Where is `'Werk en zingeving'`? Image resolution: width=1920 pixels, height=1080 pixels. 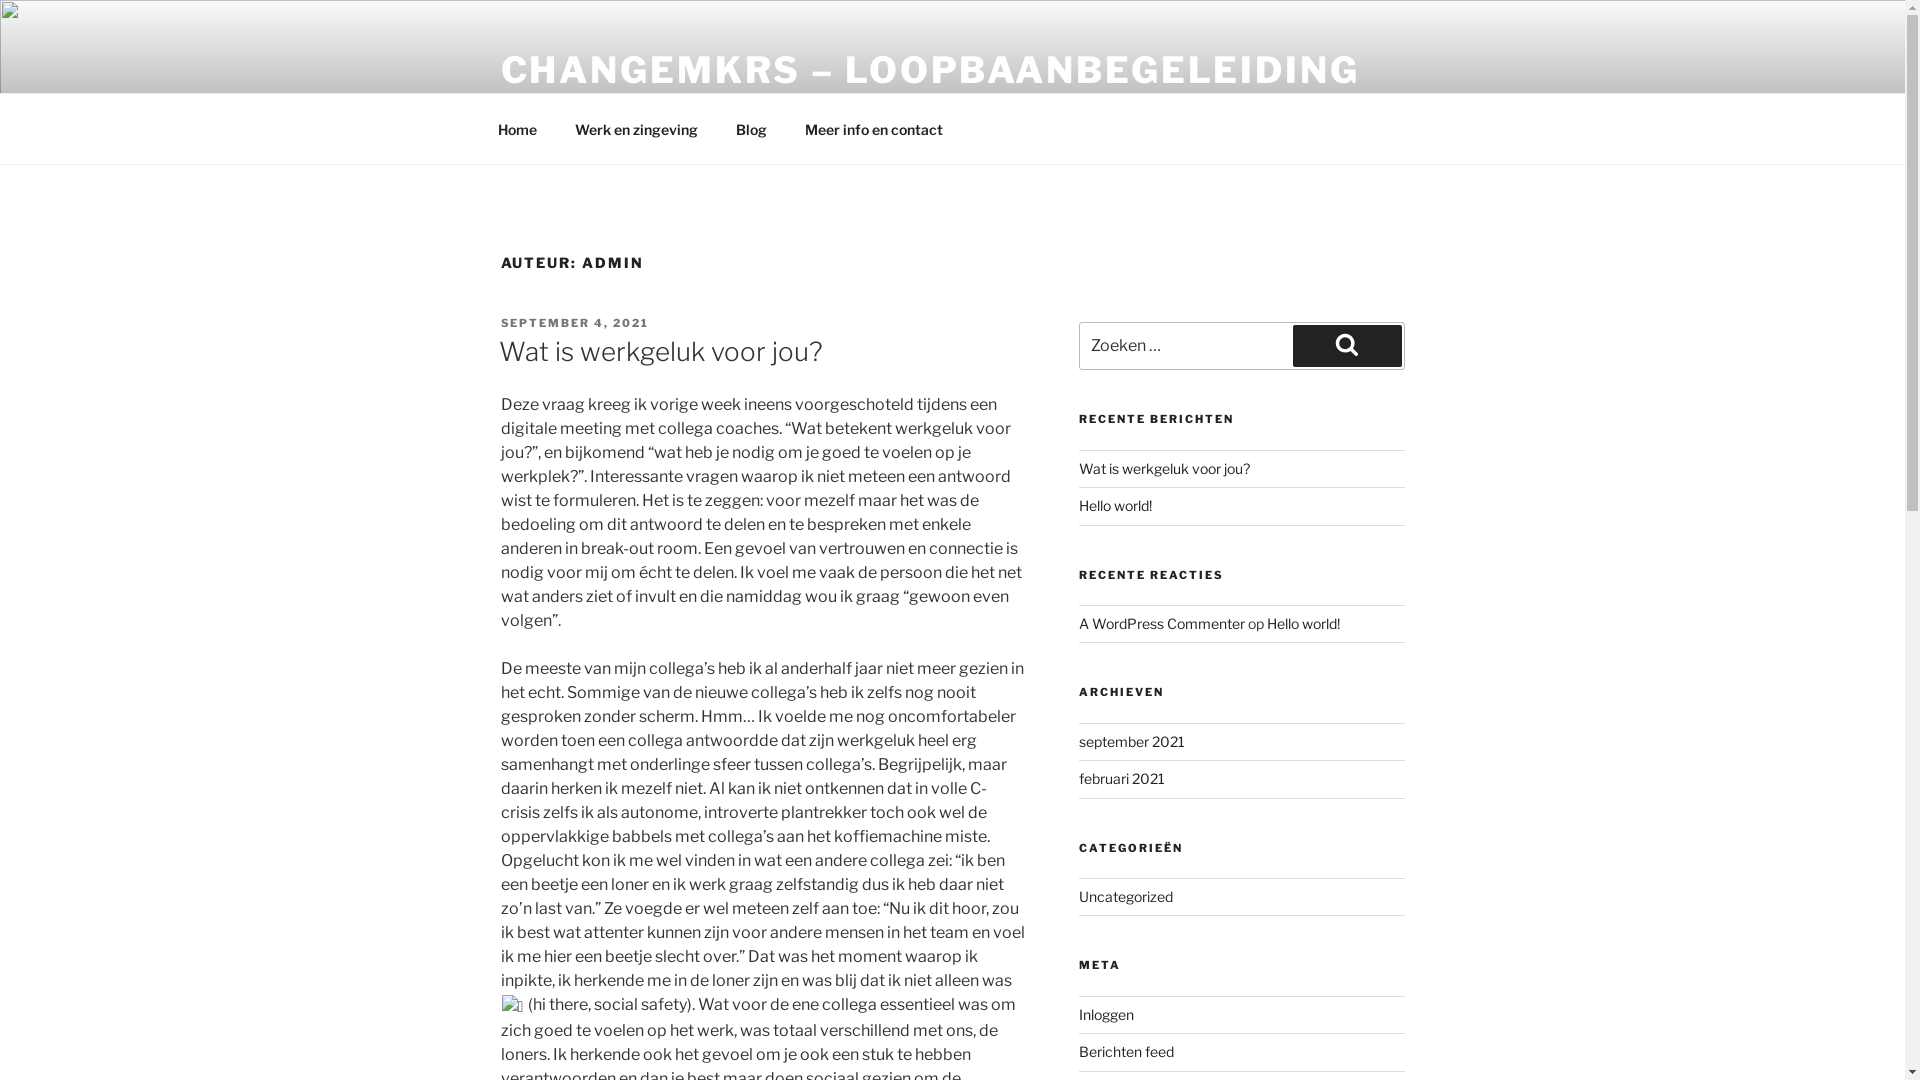 'Werk en zingeving' is located at coordinates (636, 128).